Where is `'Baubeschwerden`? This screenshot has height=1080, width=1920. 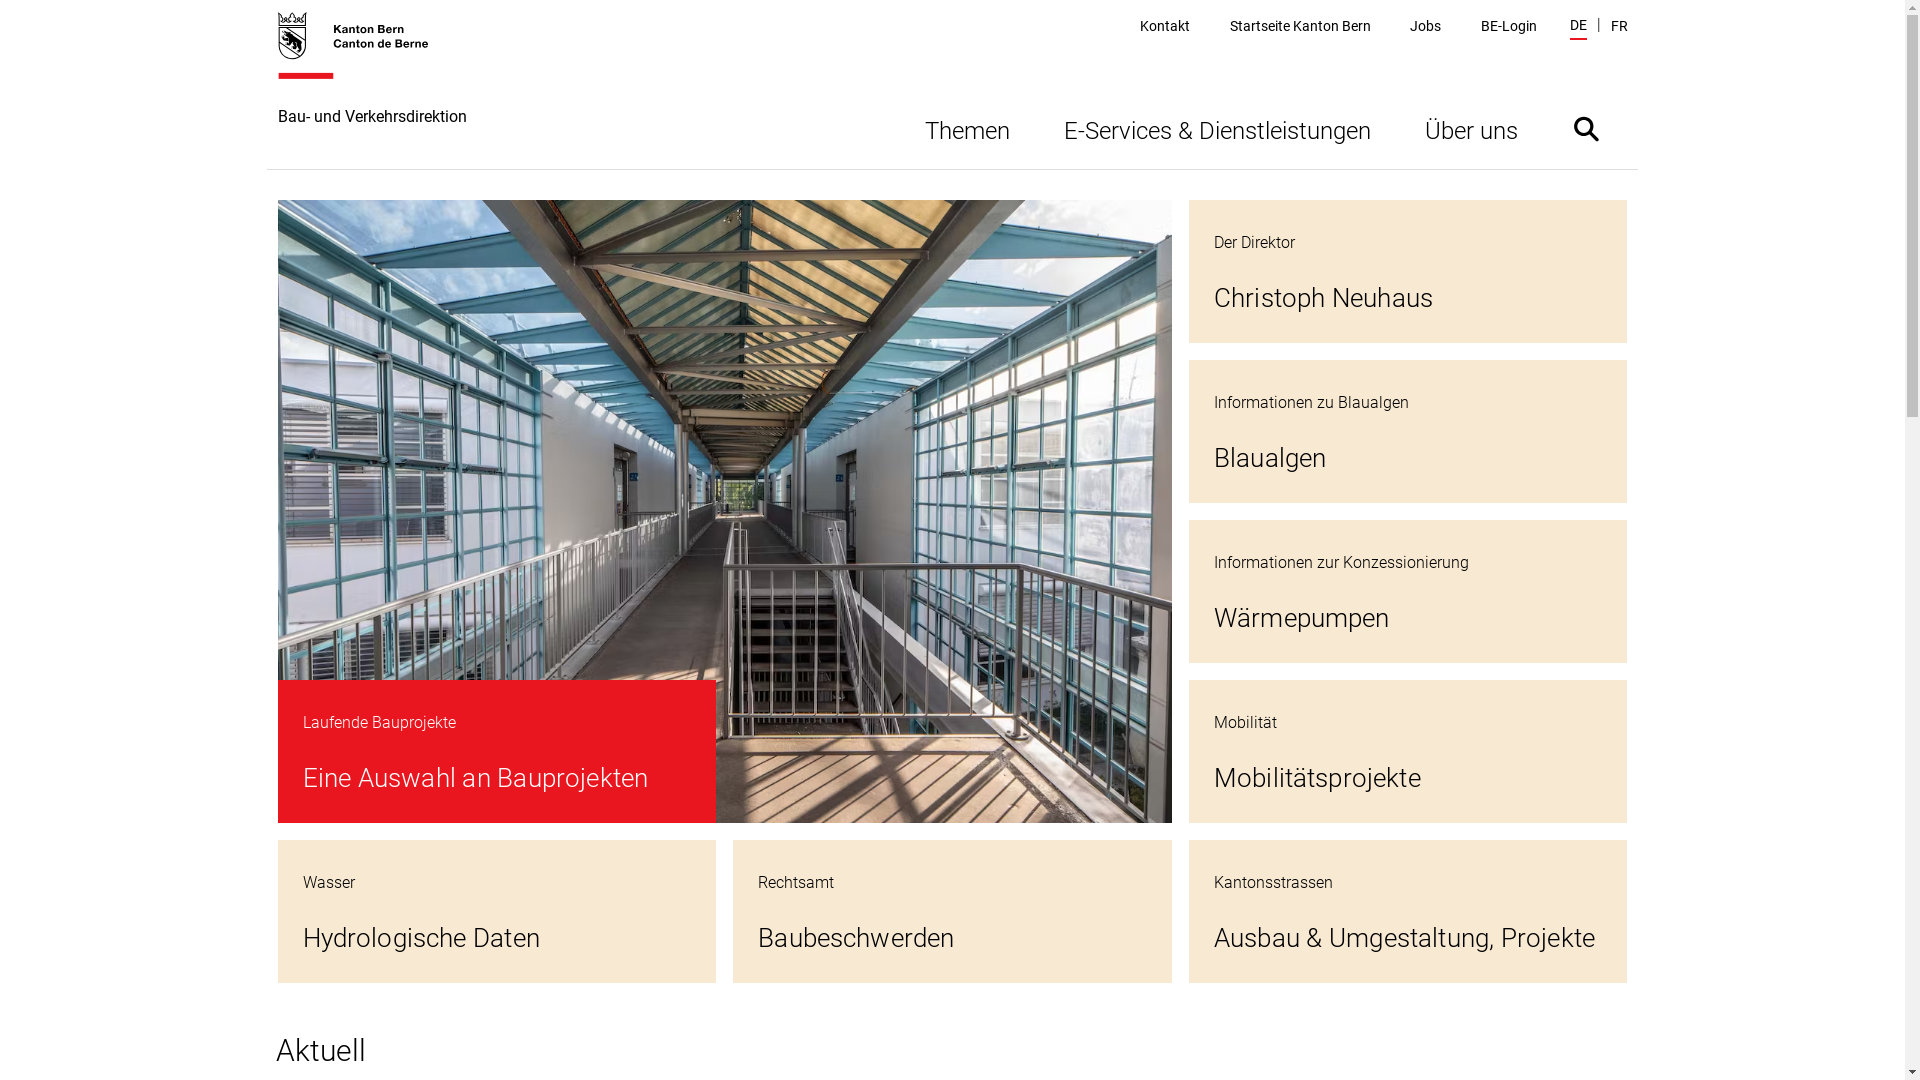 'Baubeschwerden is located at coordinates (951, 911).